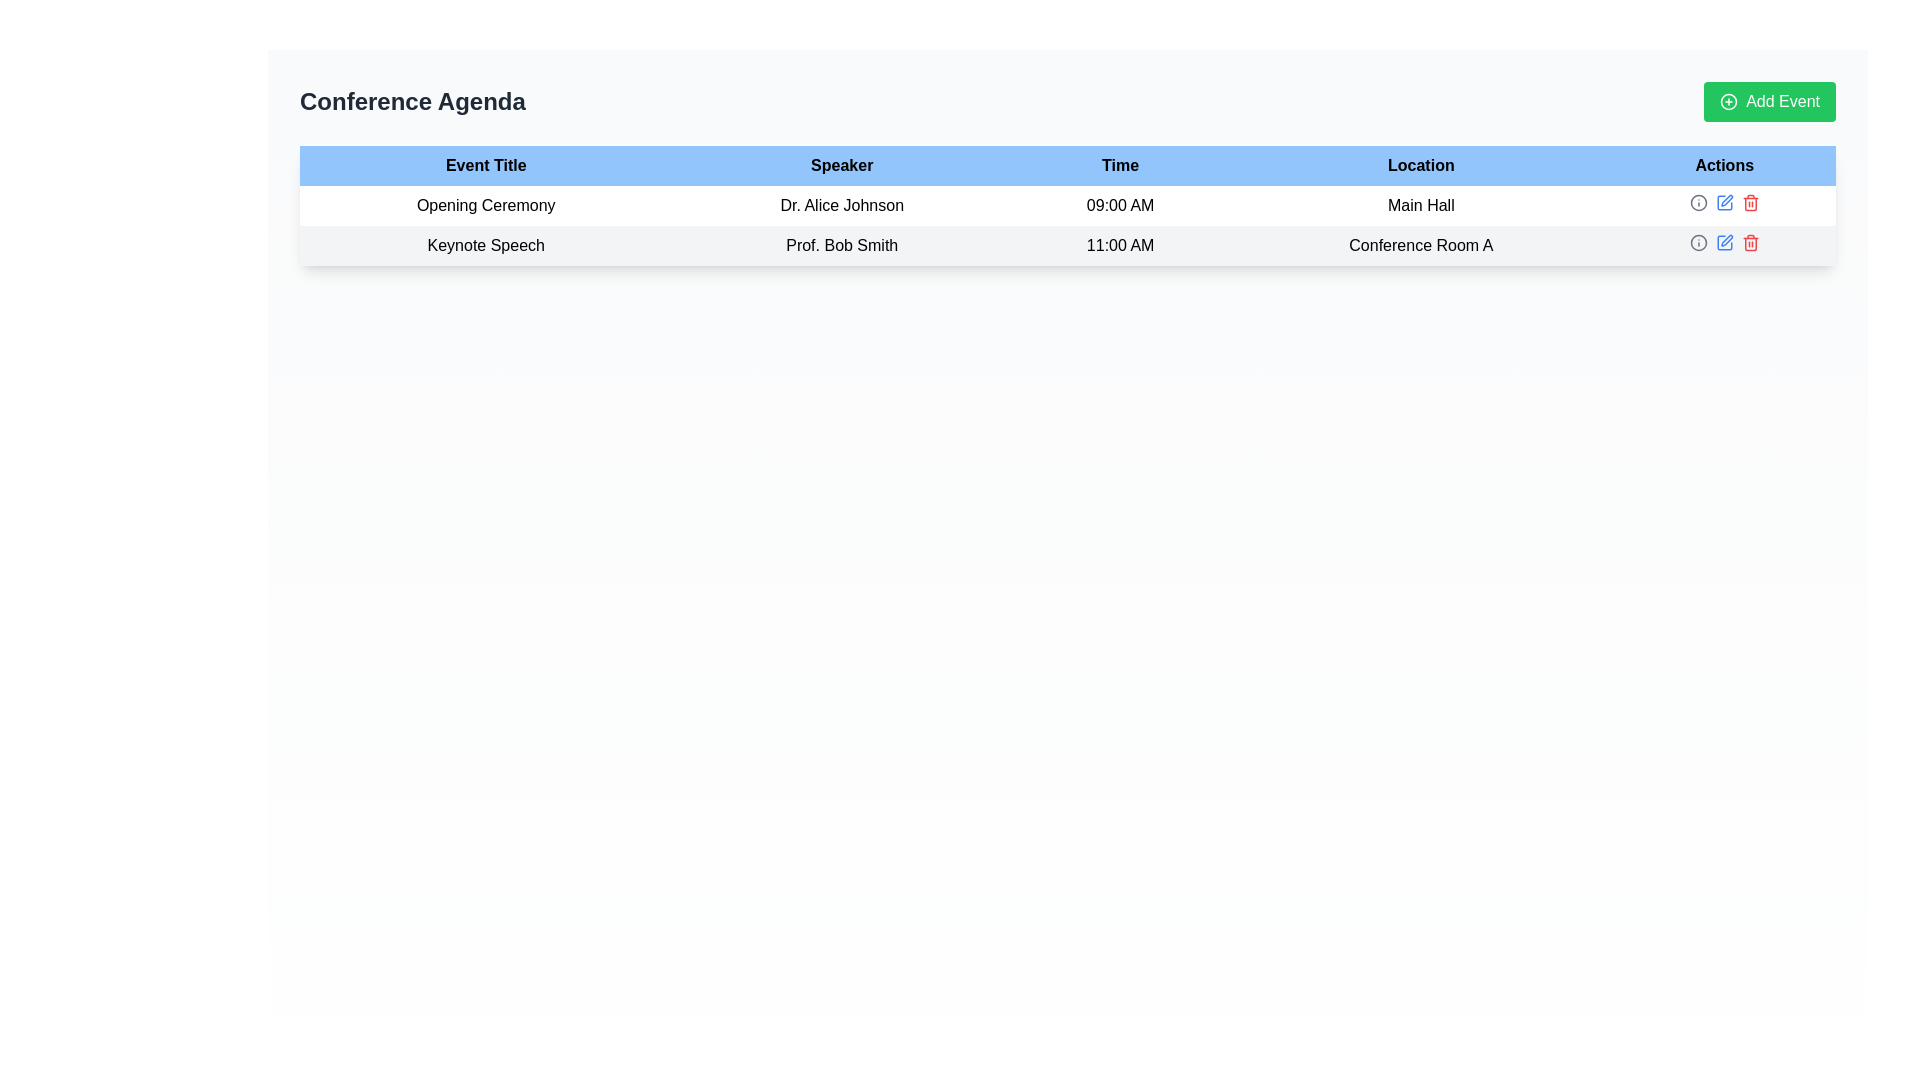 The width and height of the screenshot is (1920, 1080). I want to click on the 'Actions' table header, which is a rectangular cell with bold, black text on a blue background, located at the top right corner of the table, so click(1723, 164).